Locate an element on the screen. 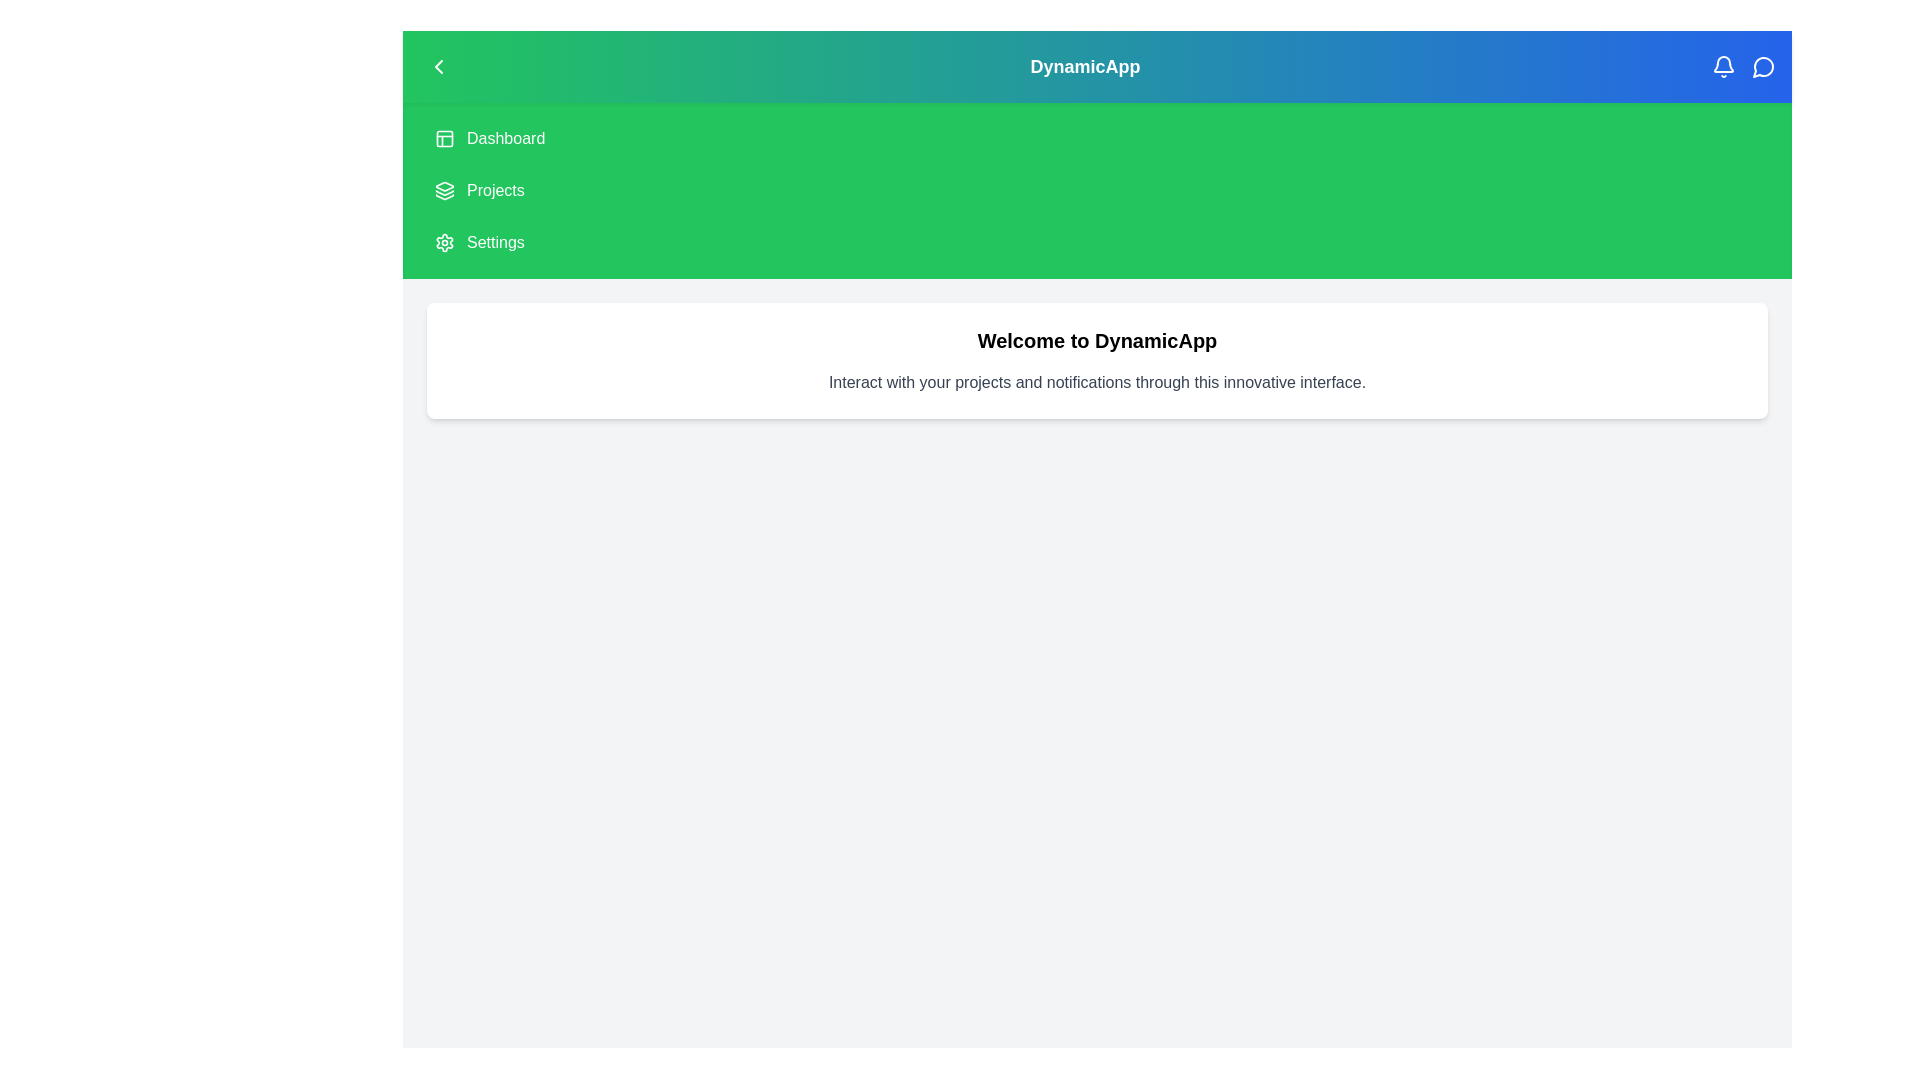 The width and height of the screenshot is (1920, 1080). the 'Dashboard' item in the side menu is located at coordinates (505, 137).